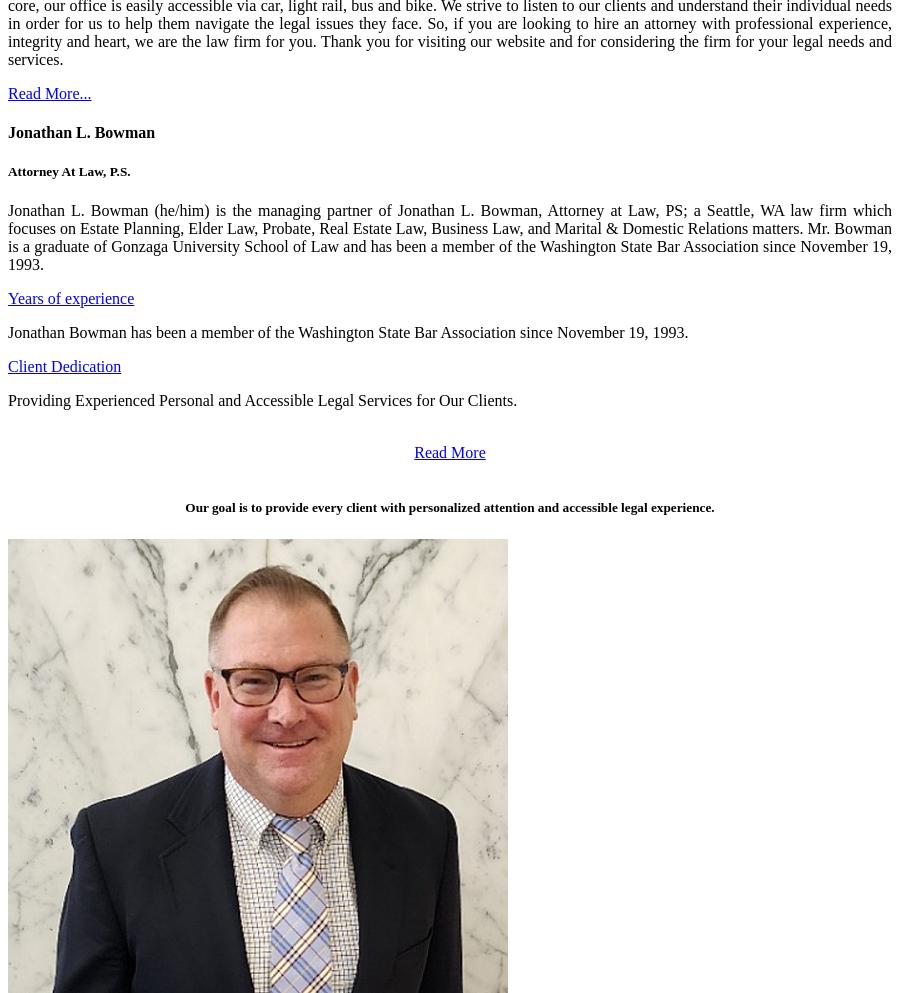 The image size is (900, 993). Describe the element at coordinates (7, 298) in the screenshot. I see `'Years of experience'` at that location.